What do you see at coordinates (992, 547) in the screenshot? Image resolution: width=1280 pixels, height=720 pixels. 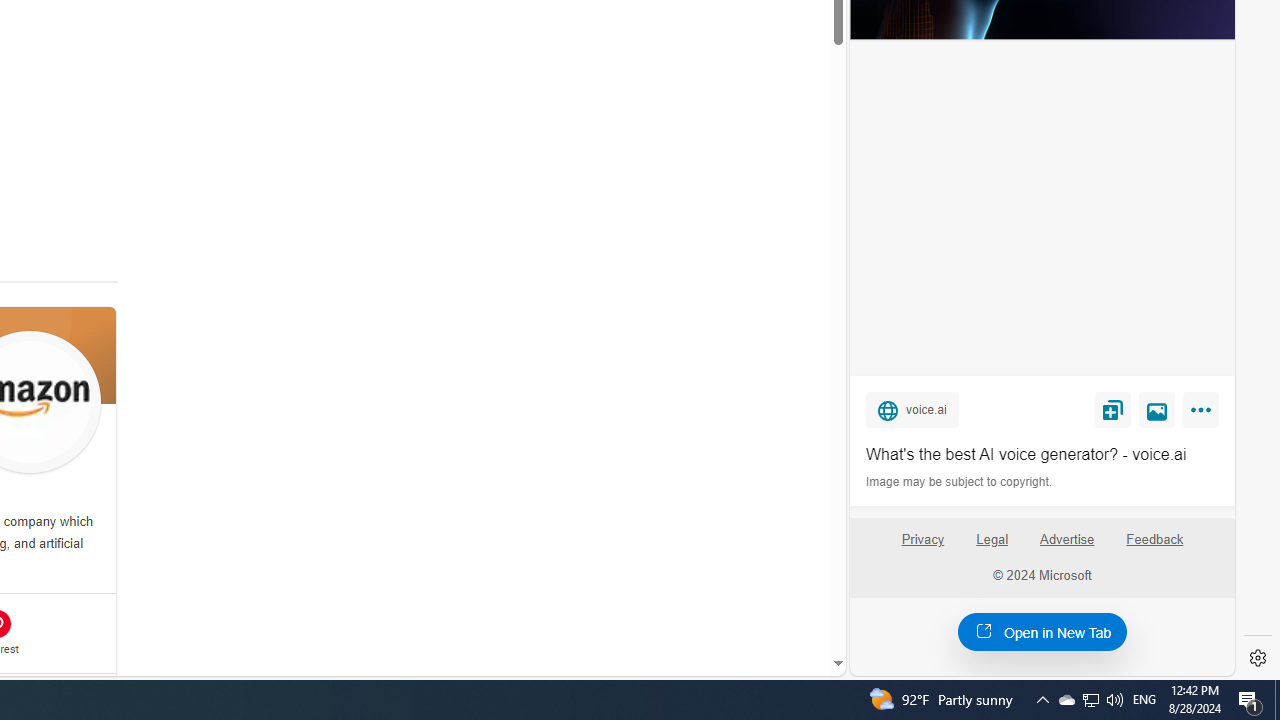 I see `'Legal'` at bounding box center [992, 547].